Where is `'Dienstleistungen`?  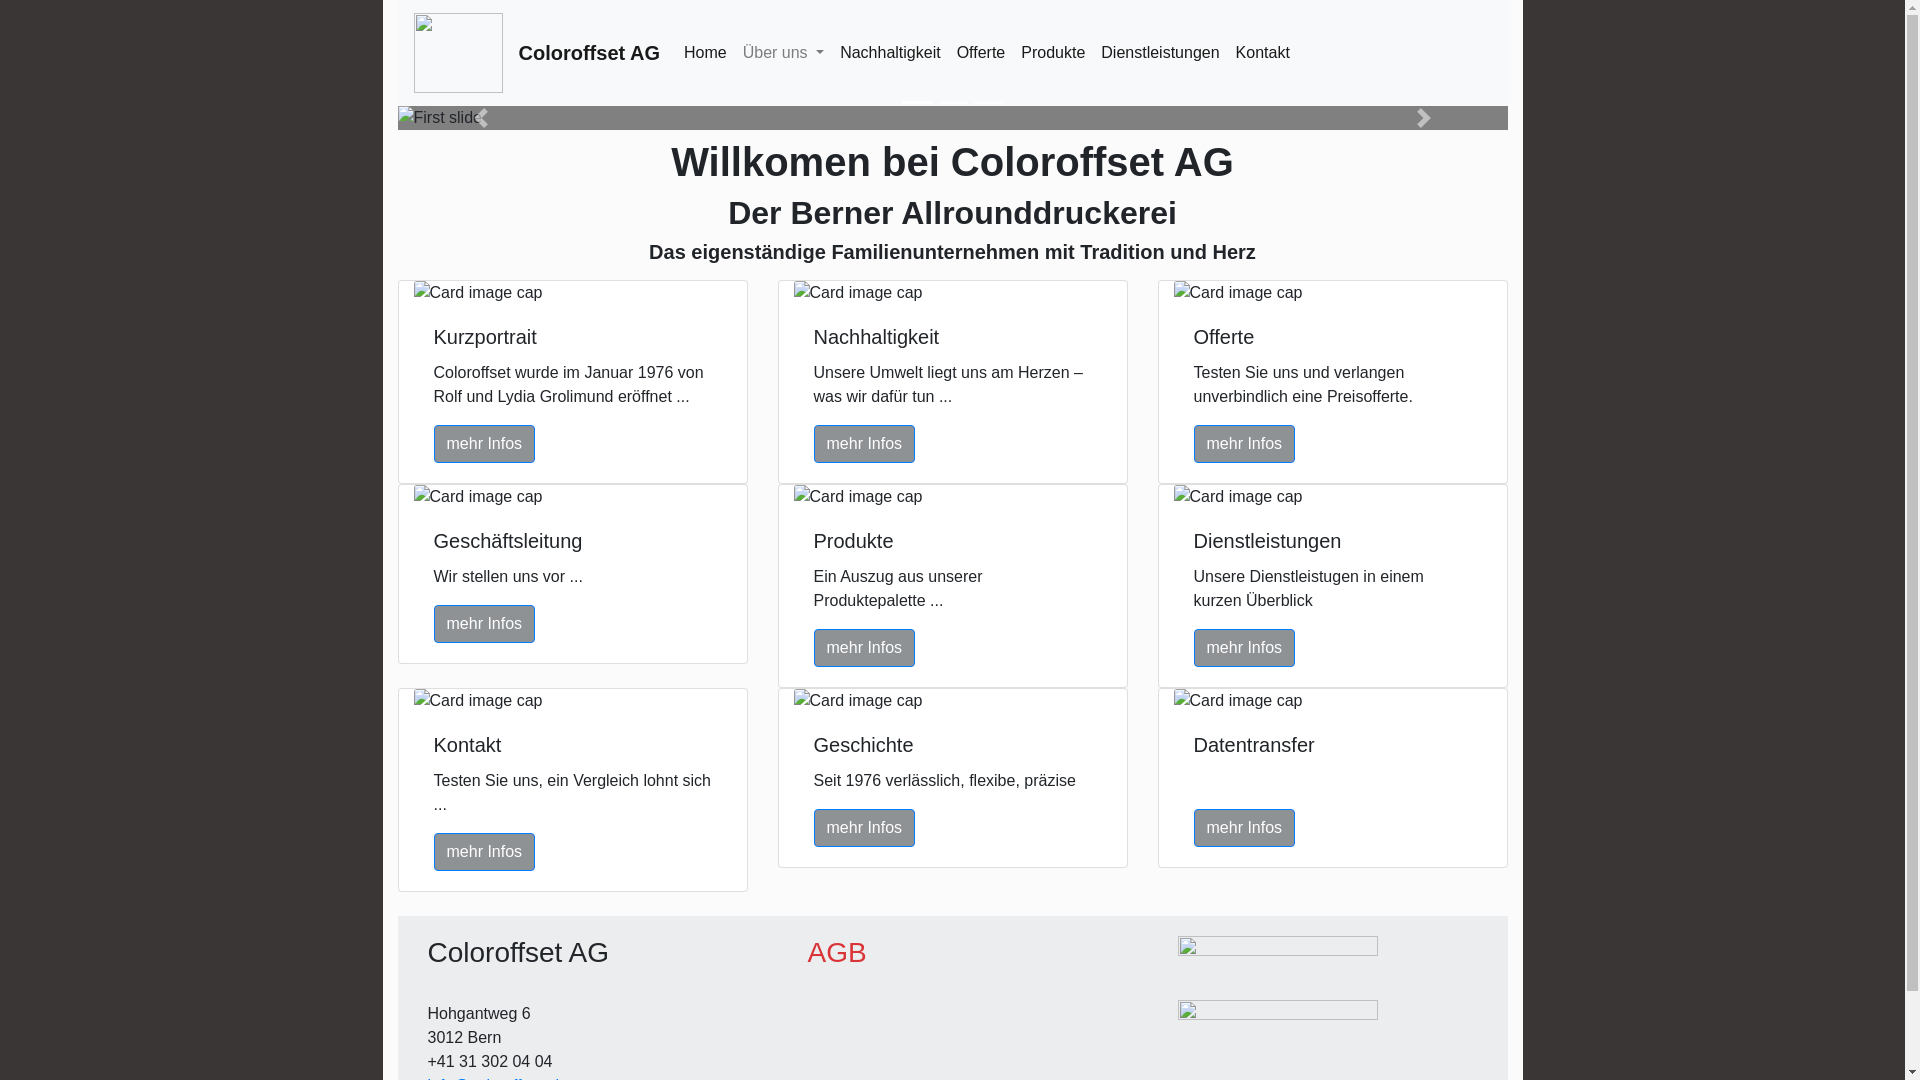 'Dienstleistungen is located at coordinates (1160, 52).